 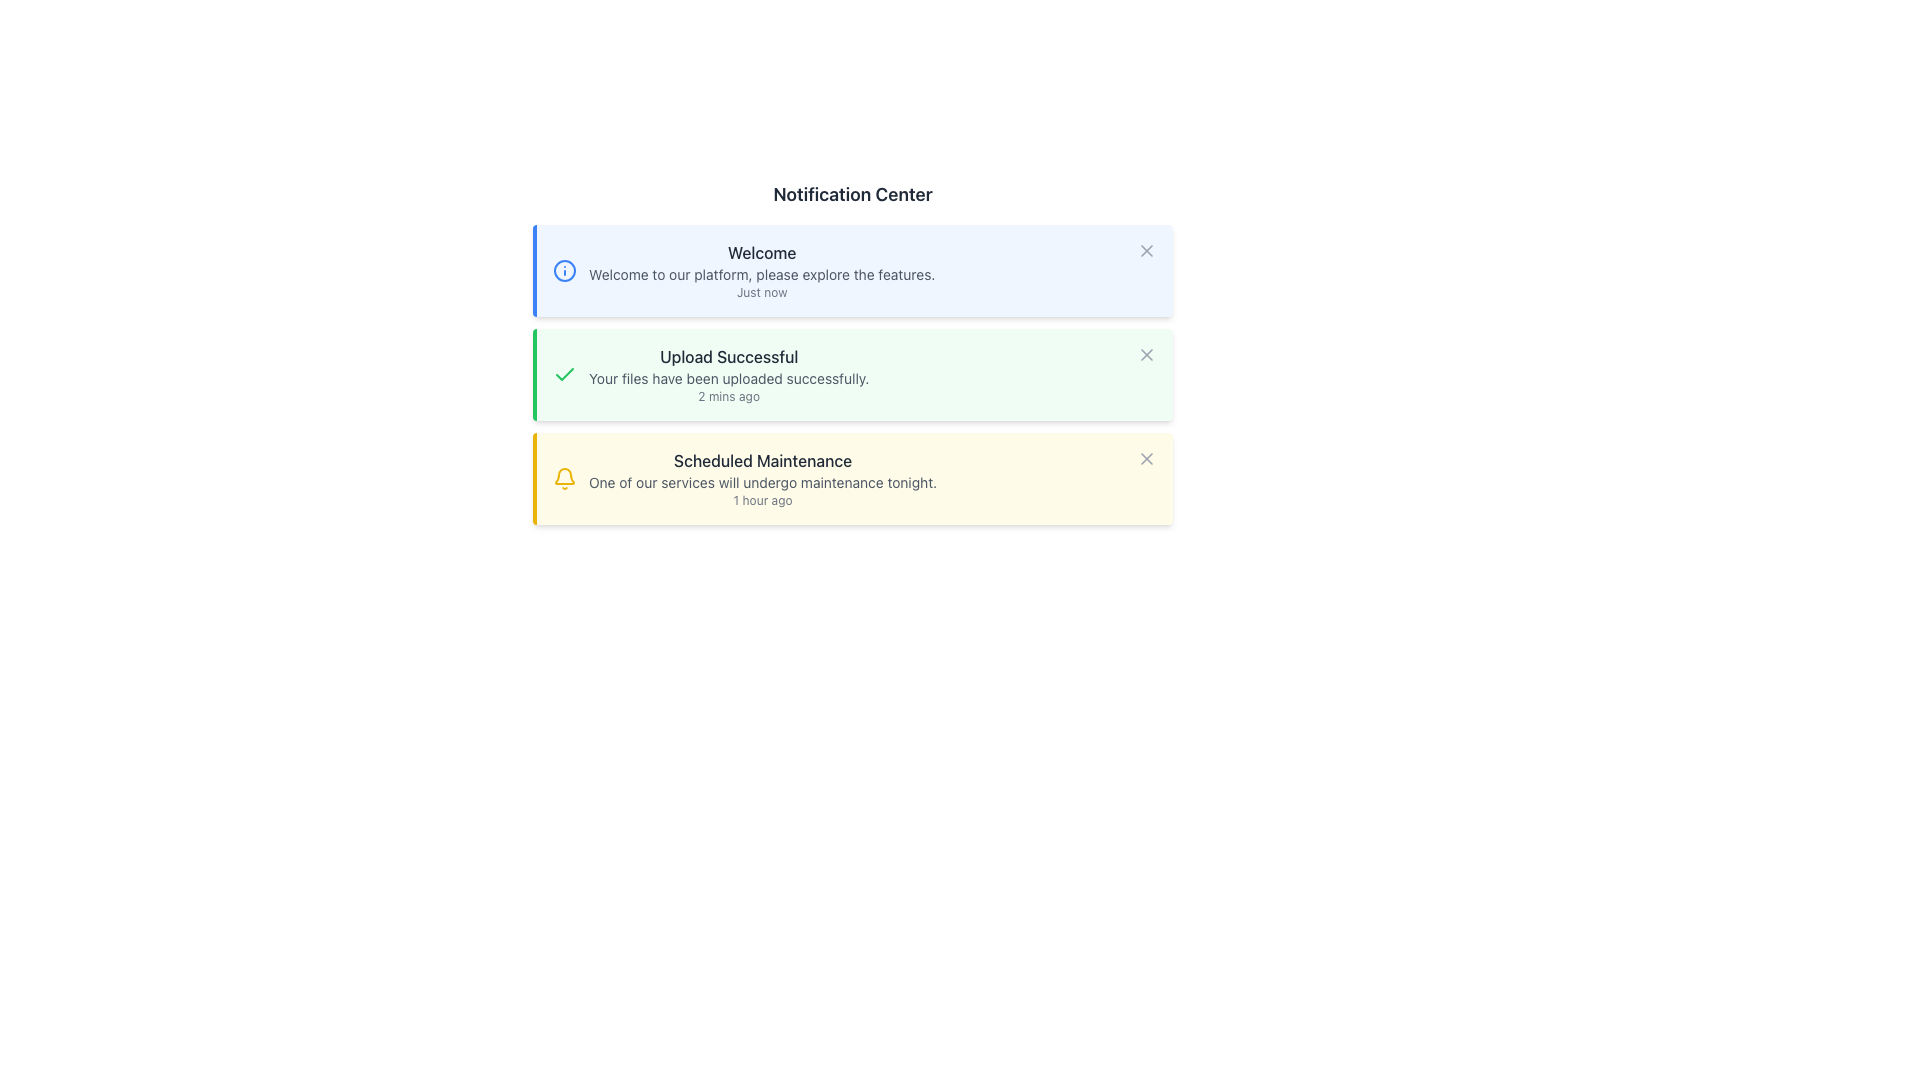 What do you see at coordinates (711, 374) in the screenshot?
I see `the second notification message that has a checkmark icon and is located within a green-bordered box` at bounding box center [711, 374].